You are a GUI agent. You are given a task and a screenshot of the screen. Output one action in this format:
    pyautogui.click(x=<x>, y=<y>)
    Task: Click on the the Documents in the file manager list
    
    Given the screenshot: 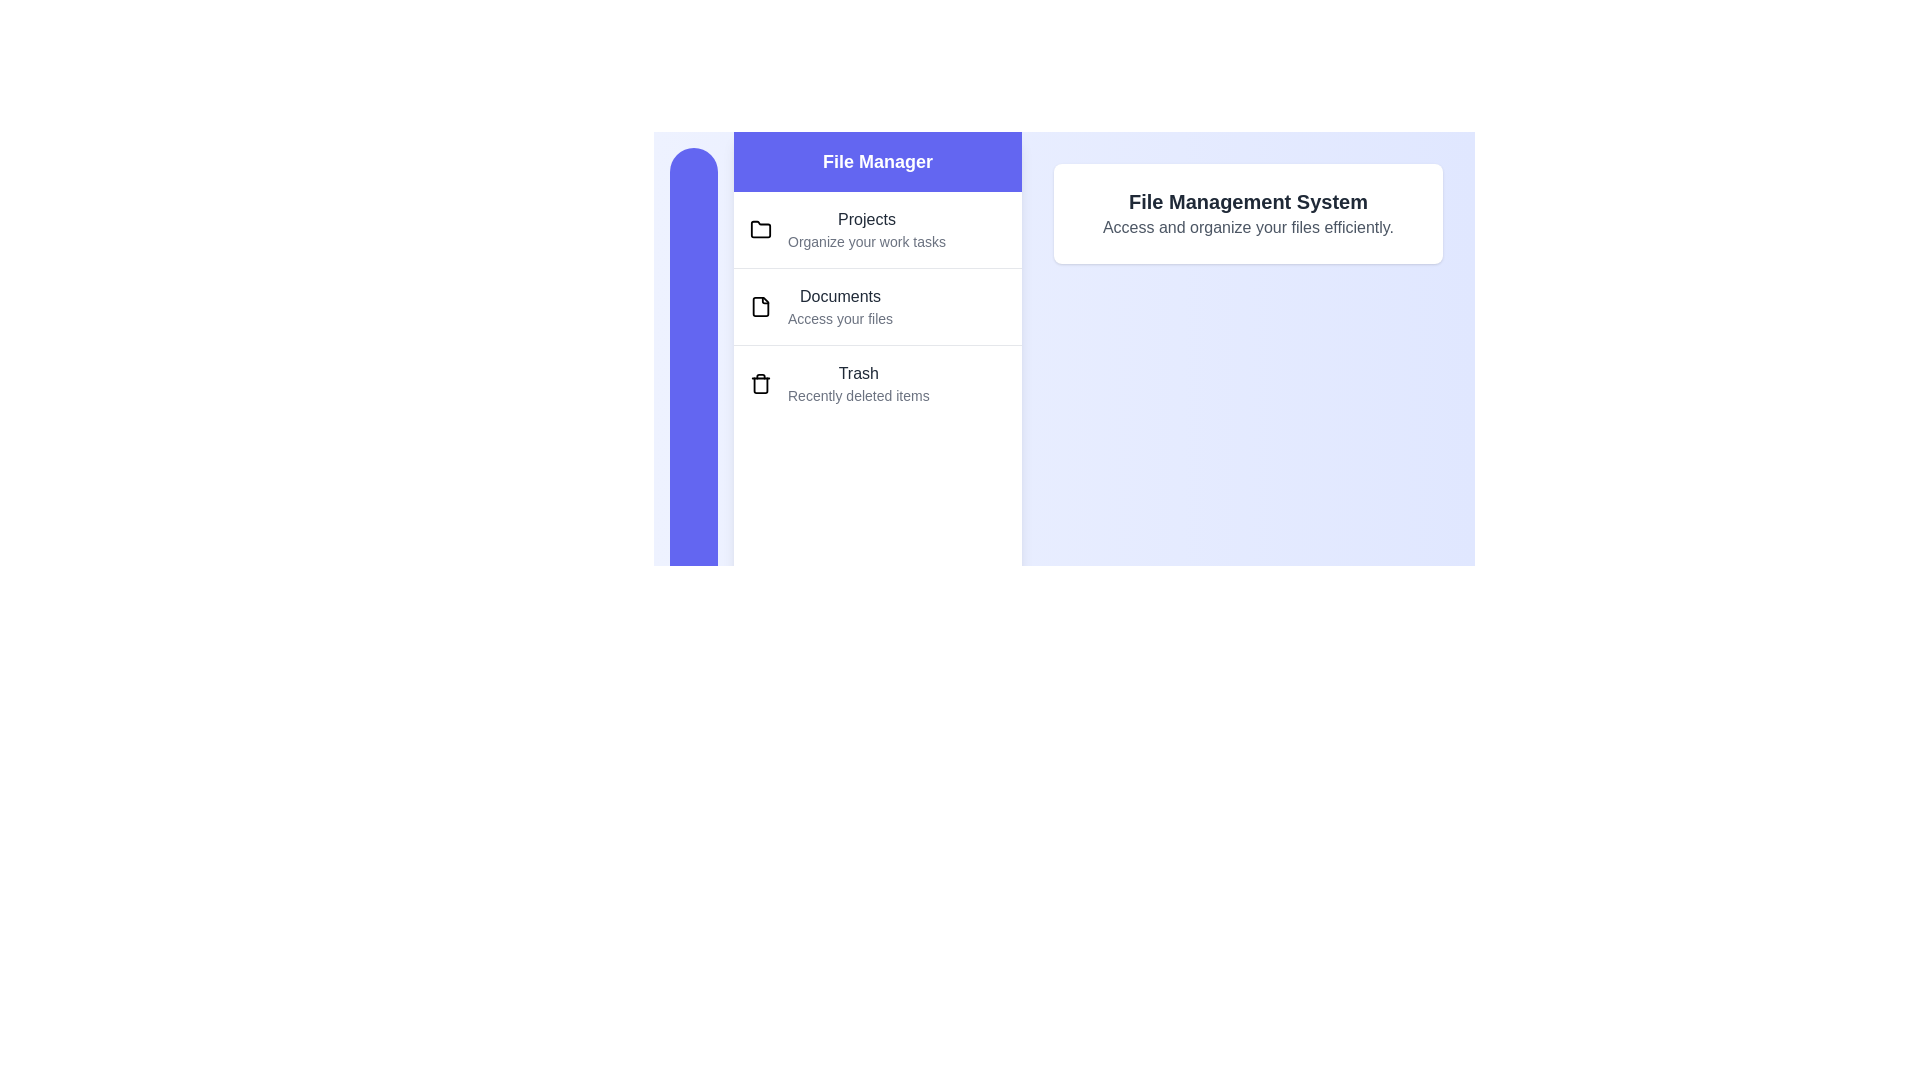 What is the action you would take?
    pyautogui.click(x=878, y=306)
    